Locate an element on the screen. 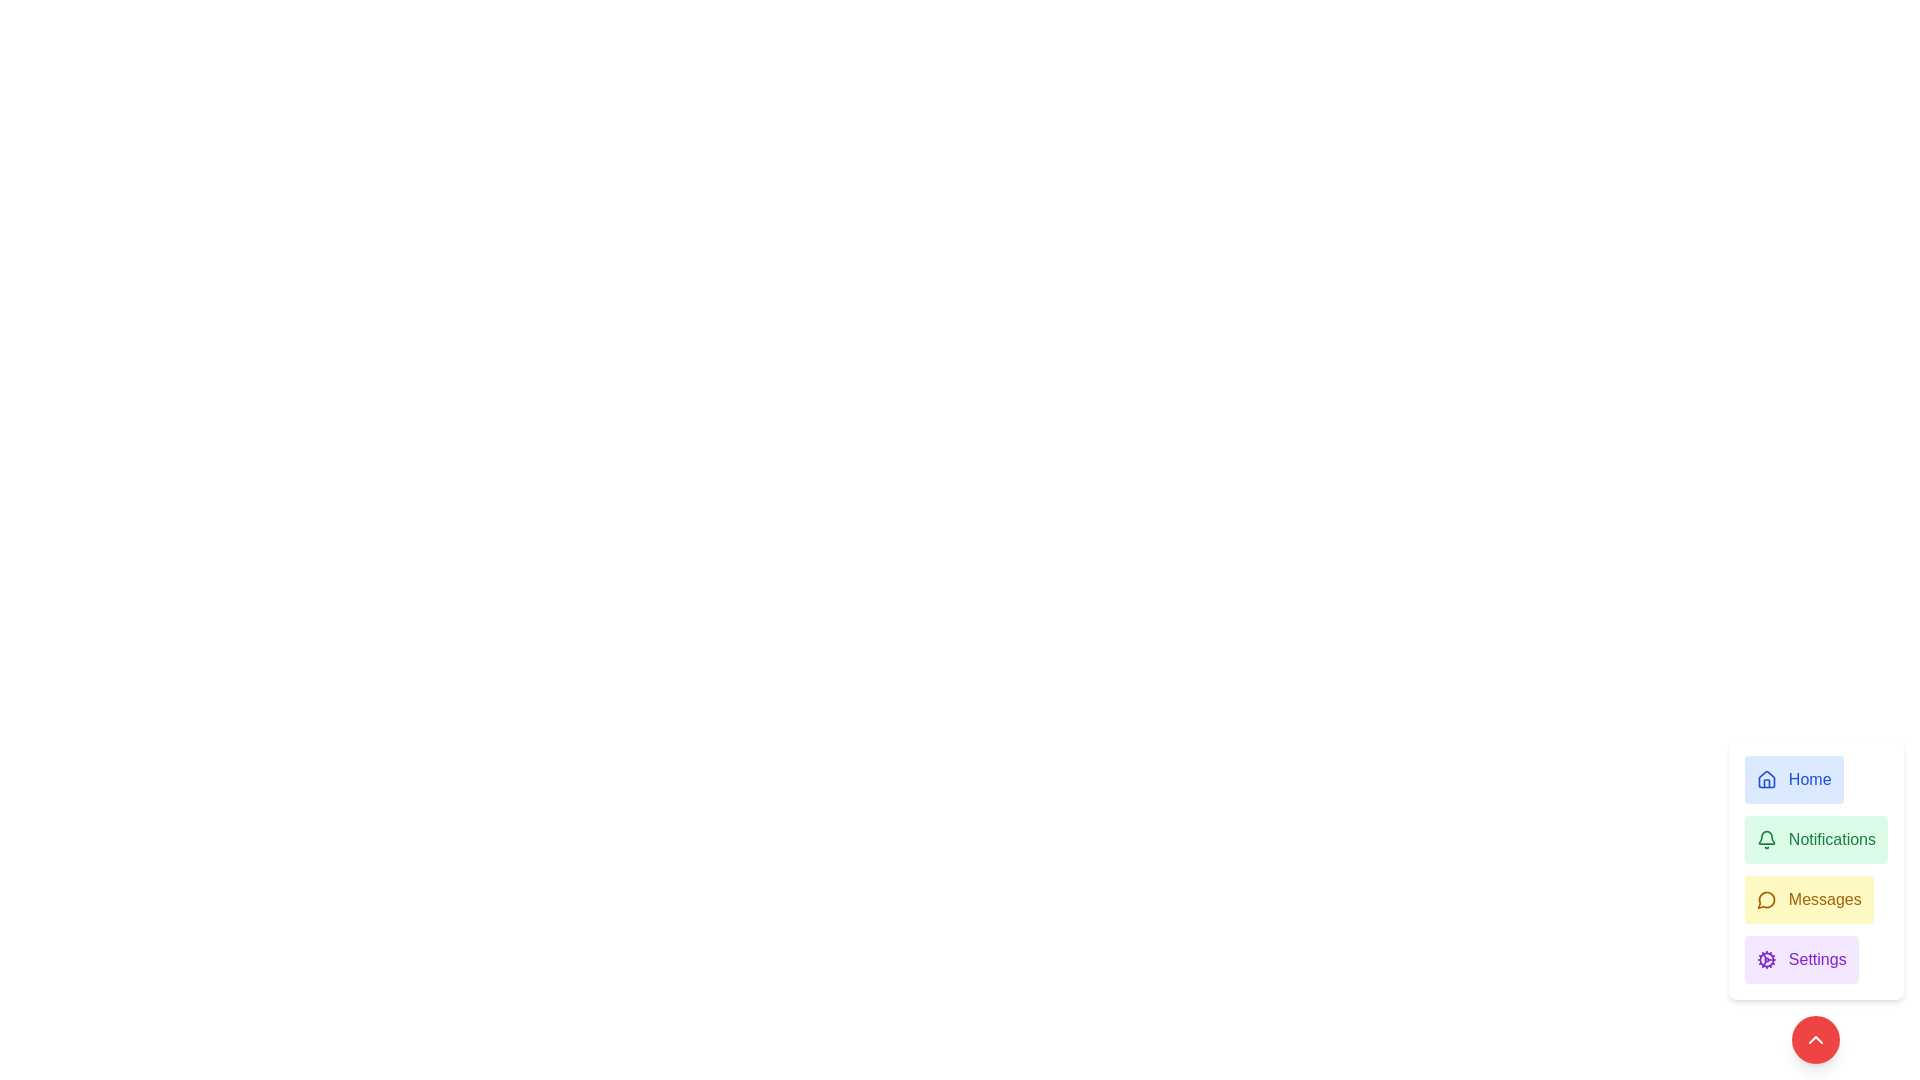 This screenshot has width=1920, height=1080. the 'Settings' label text, which visually indicates the function of the 'Settings' button located in the bottom-right quadrant of the interface is located at coordinates (1817, 959).